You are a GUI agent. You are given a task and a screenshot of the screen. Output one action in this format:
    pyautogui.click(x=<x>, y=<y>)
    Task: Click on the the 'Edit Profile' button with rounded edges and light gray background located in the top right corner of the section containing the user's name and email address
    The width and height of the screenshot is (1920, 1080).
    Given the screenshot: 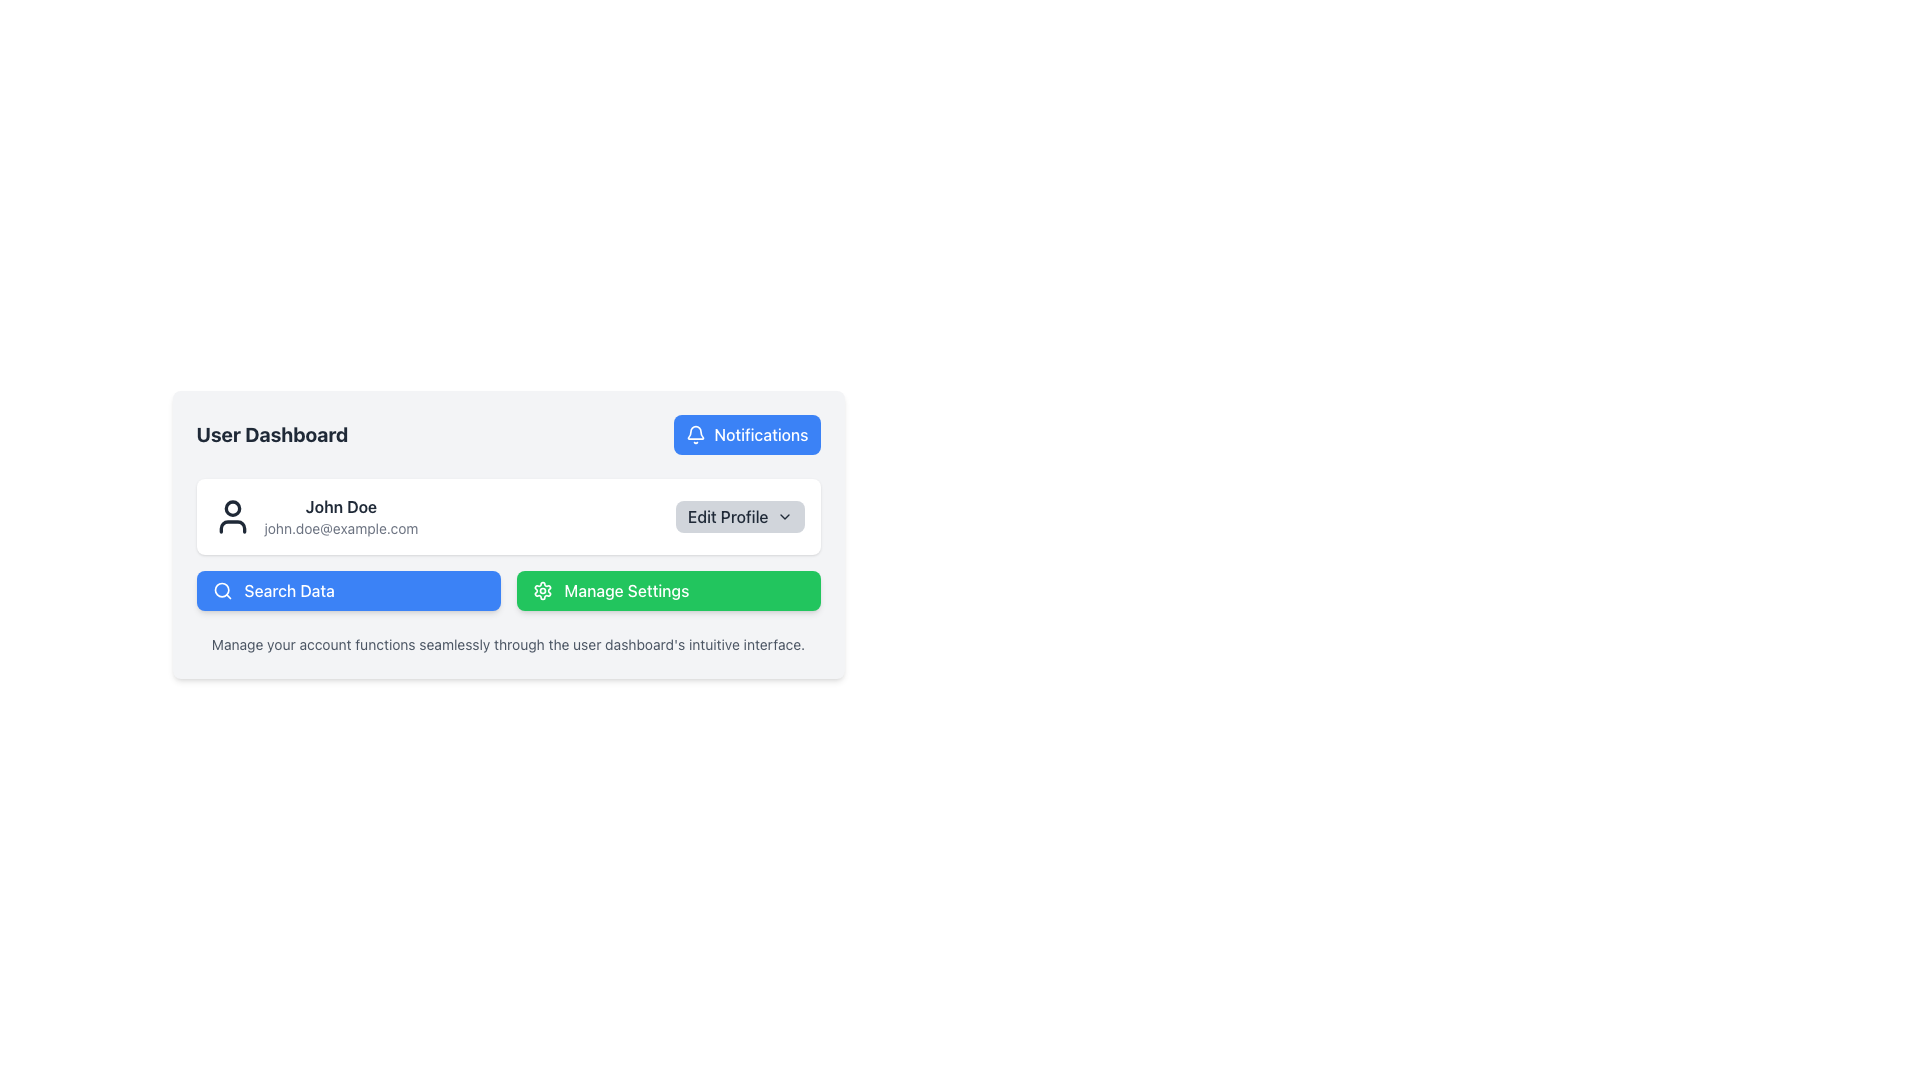 What is the action you would take?
    pyautogui.click(x=738, y=515)
    